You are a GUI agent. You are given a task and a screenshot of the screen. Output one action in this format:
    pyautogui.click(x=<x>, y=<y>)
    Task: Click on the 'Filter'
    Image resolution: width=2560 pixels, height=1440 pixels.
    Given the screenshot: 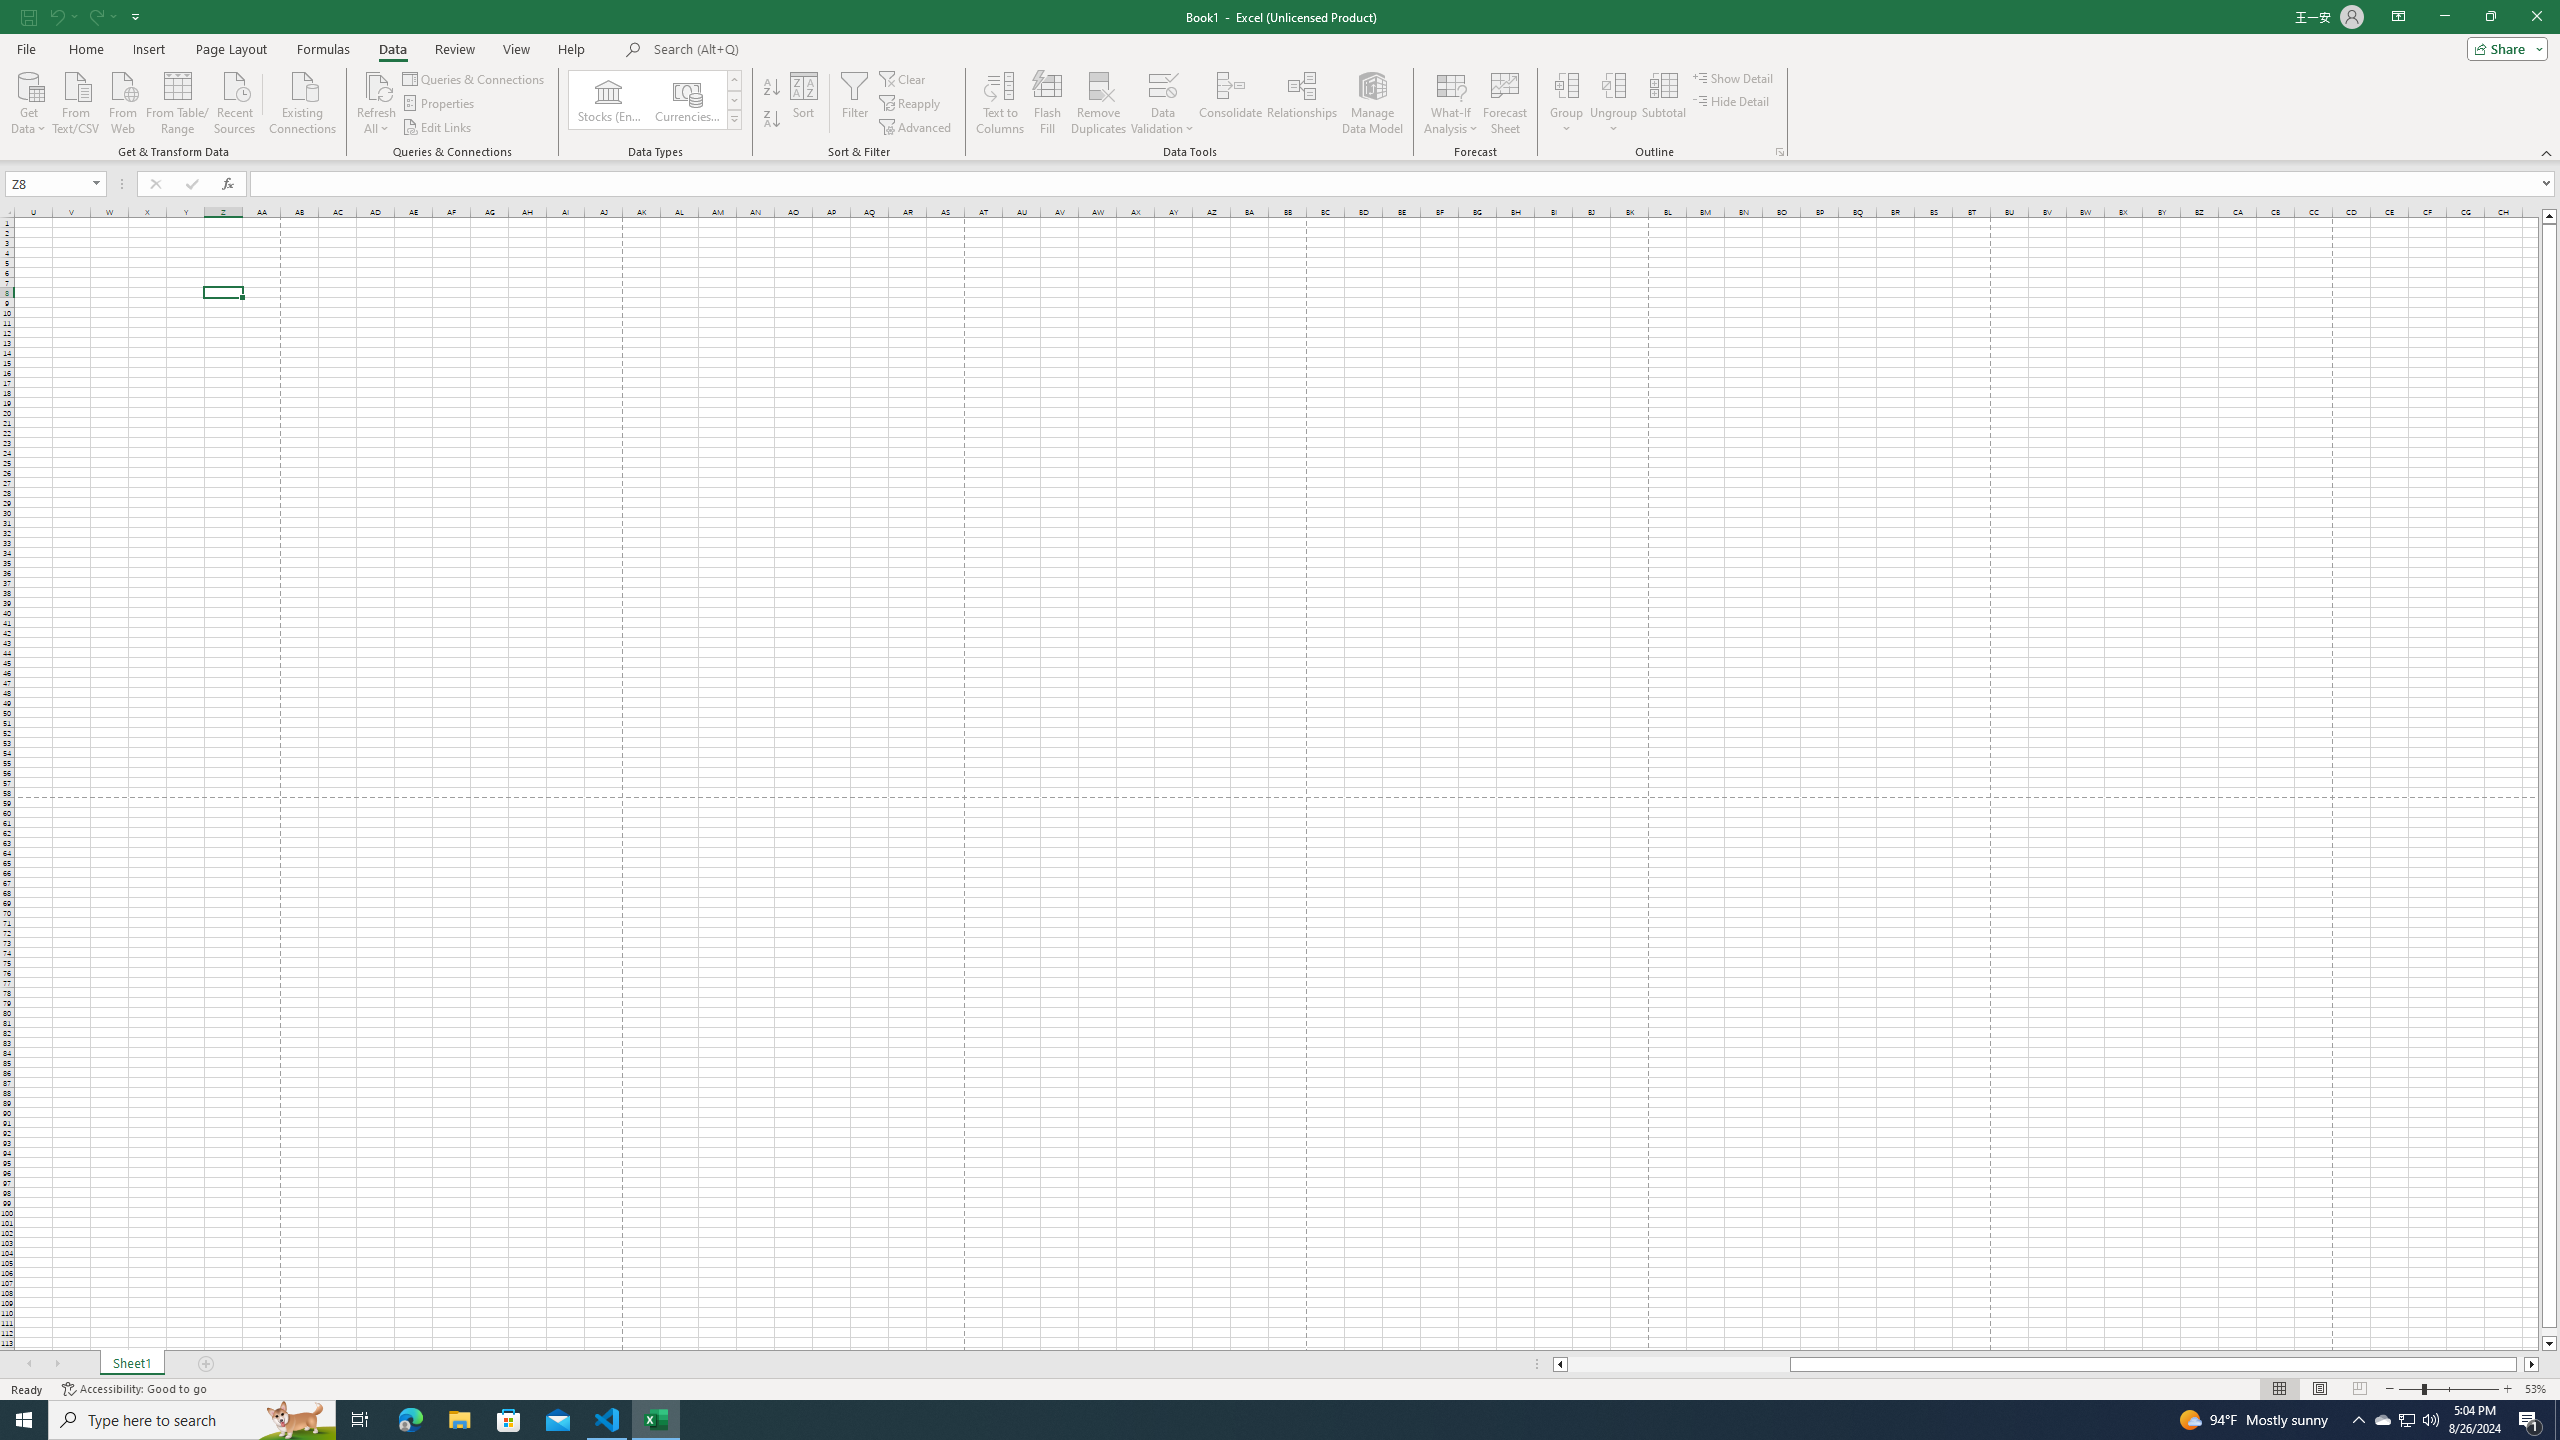 What is the action you would take?
    pyautogui.click(x=855, y=103)
    